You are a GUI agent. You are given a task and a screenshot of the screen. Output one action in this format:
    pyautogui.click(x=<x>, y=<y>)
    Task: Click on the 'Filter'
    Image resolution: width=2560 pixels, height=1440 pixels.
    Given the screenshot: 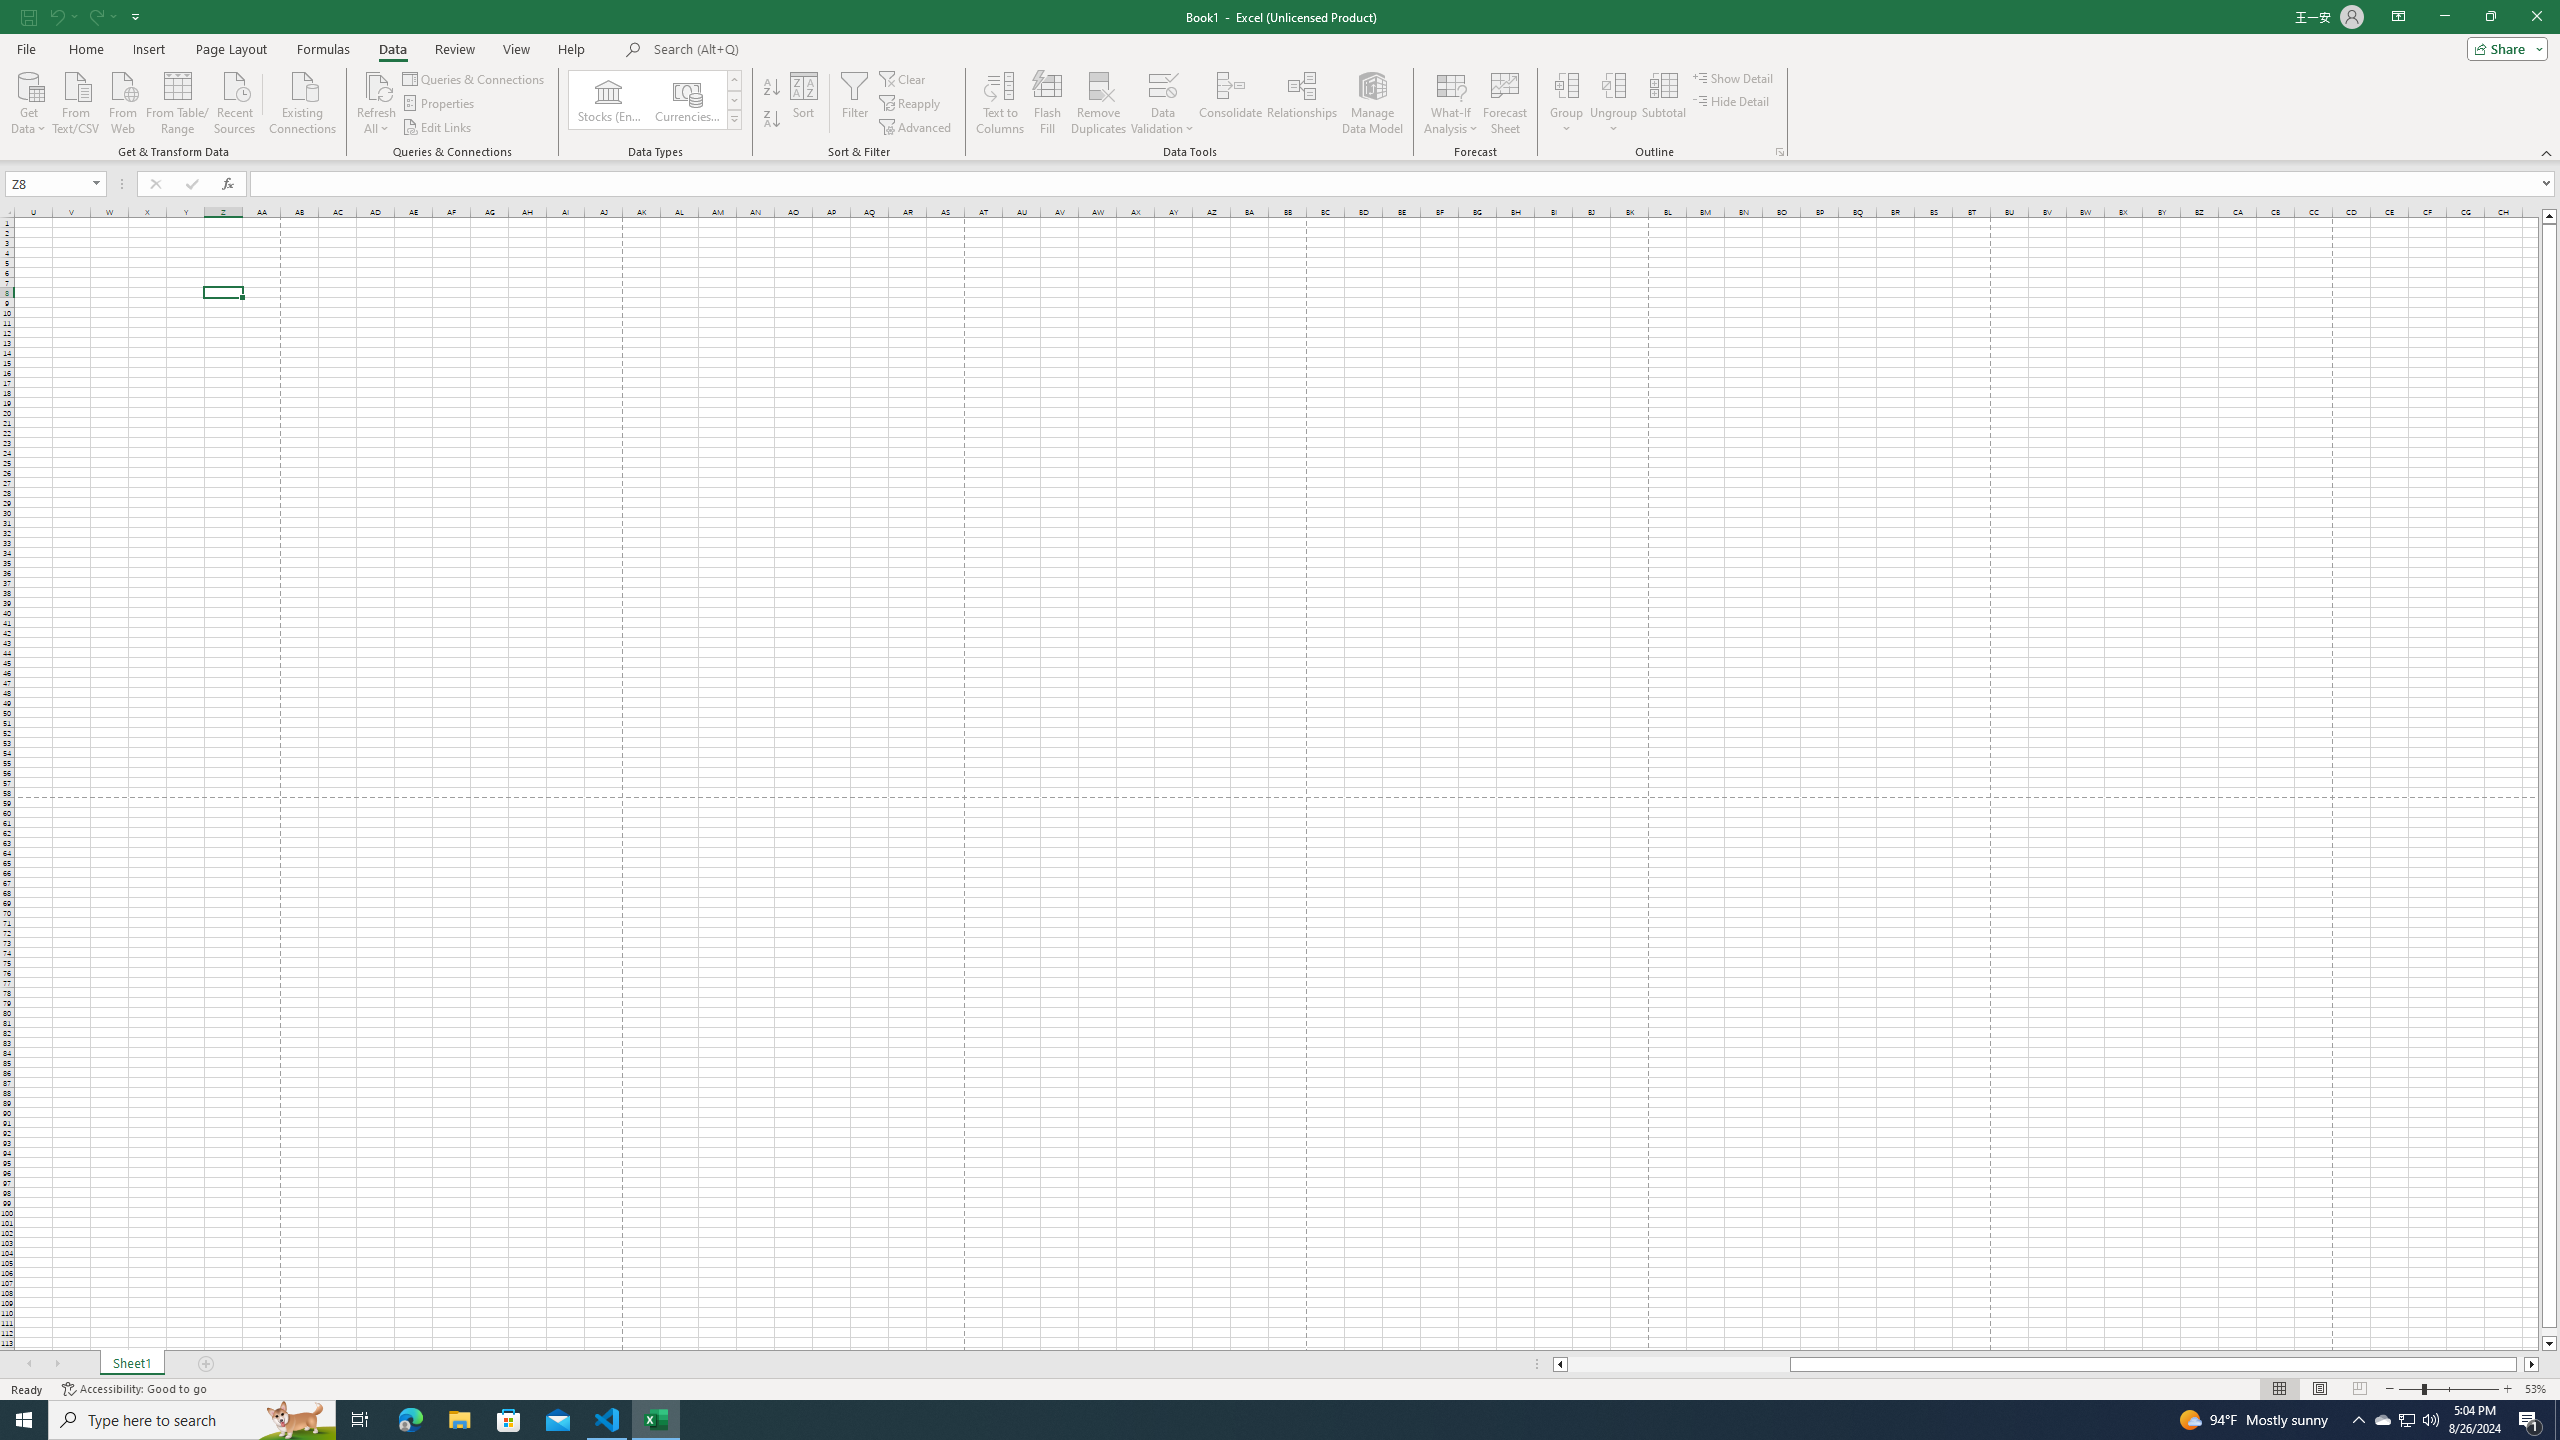 What is the action you would take?
    pyautogui.click(x=855, y=103)
    